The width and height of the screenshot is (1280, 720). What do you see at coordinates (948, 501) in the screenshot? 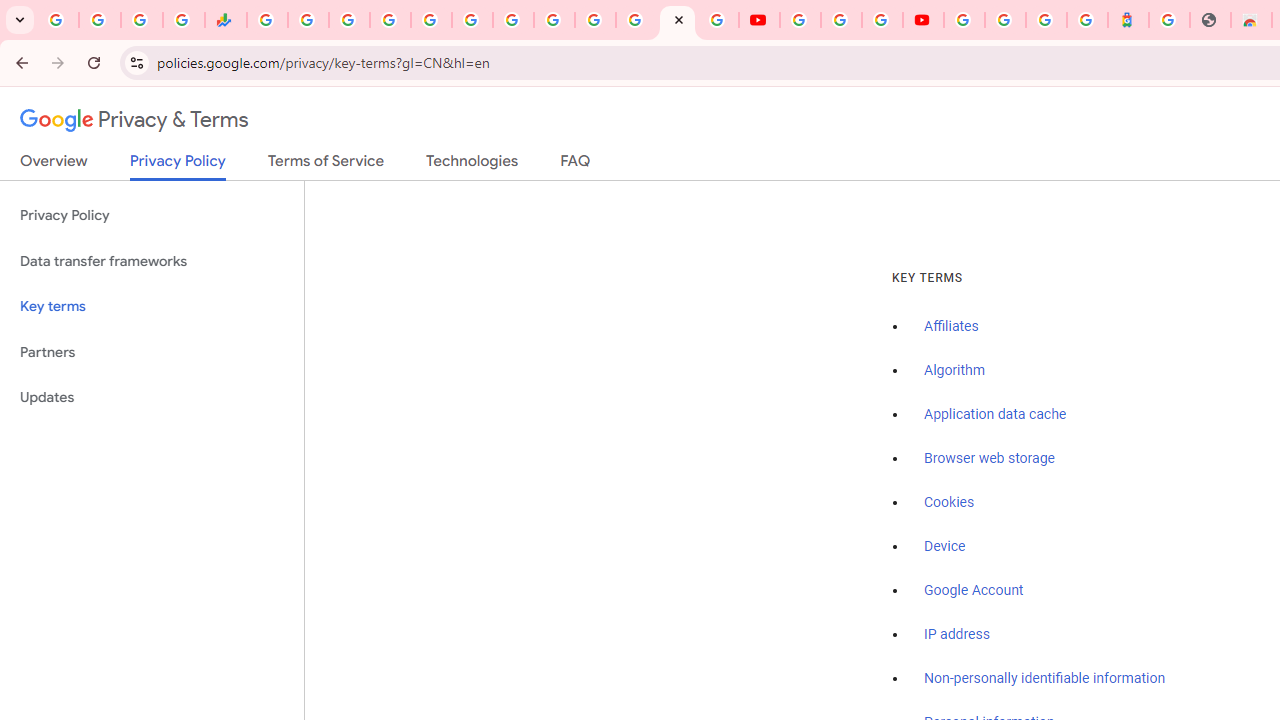
I see `'Cookies'` at bounding box center [948, 501].